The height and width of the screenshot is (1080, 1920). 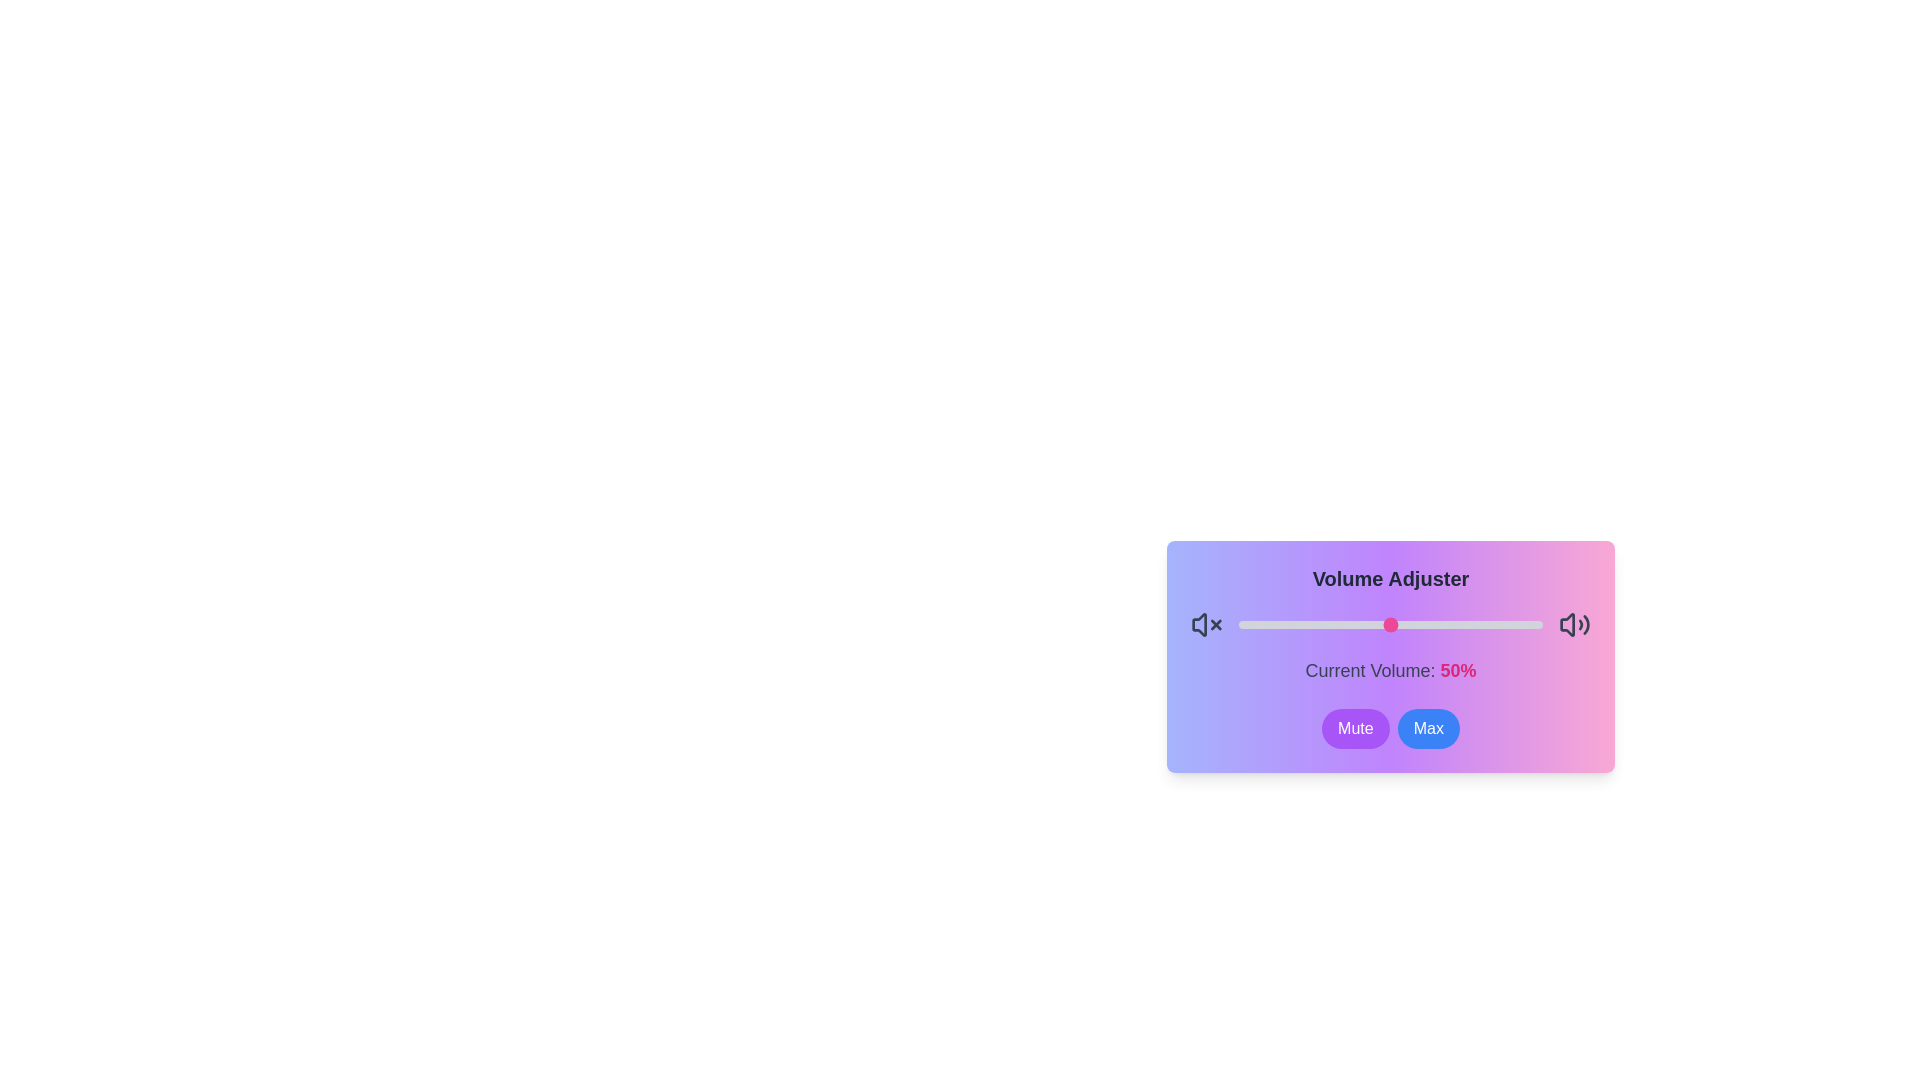 I want to click on the volume to 43 percent by dragging the slider, so click(x=1368, y=623).